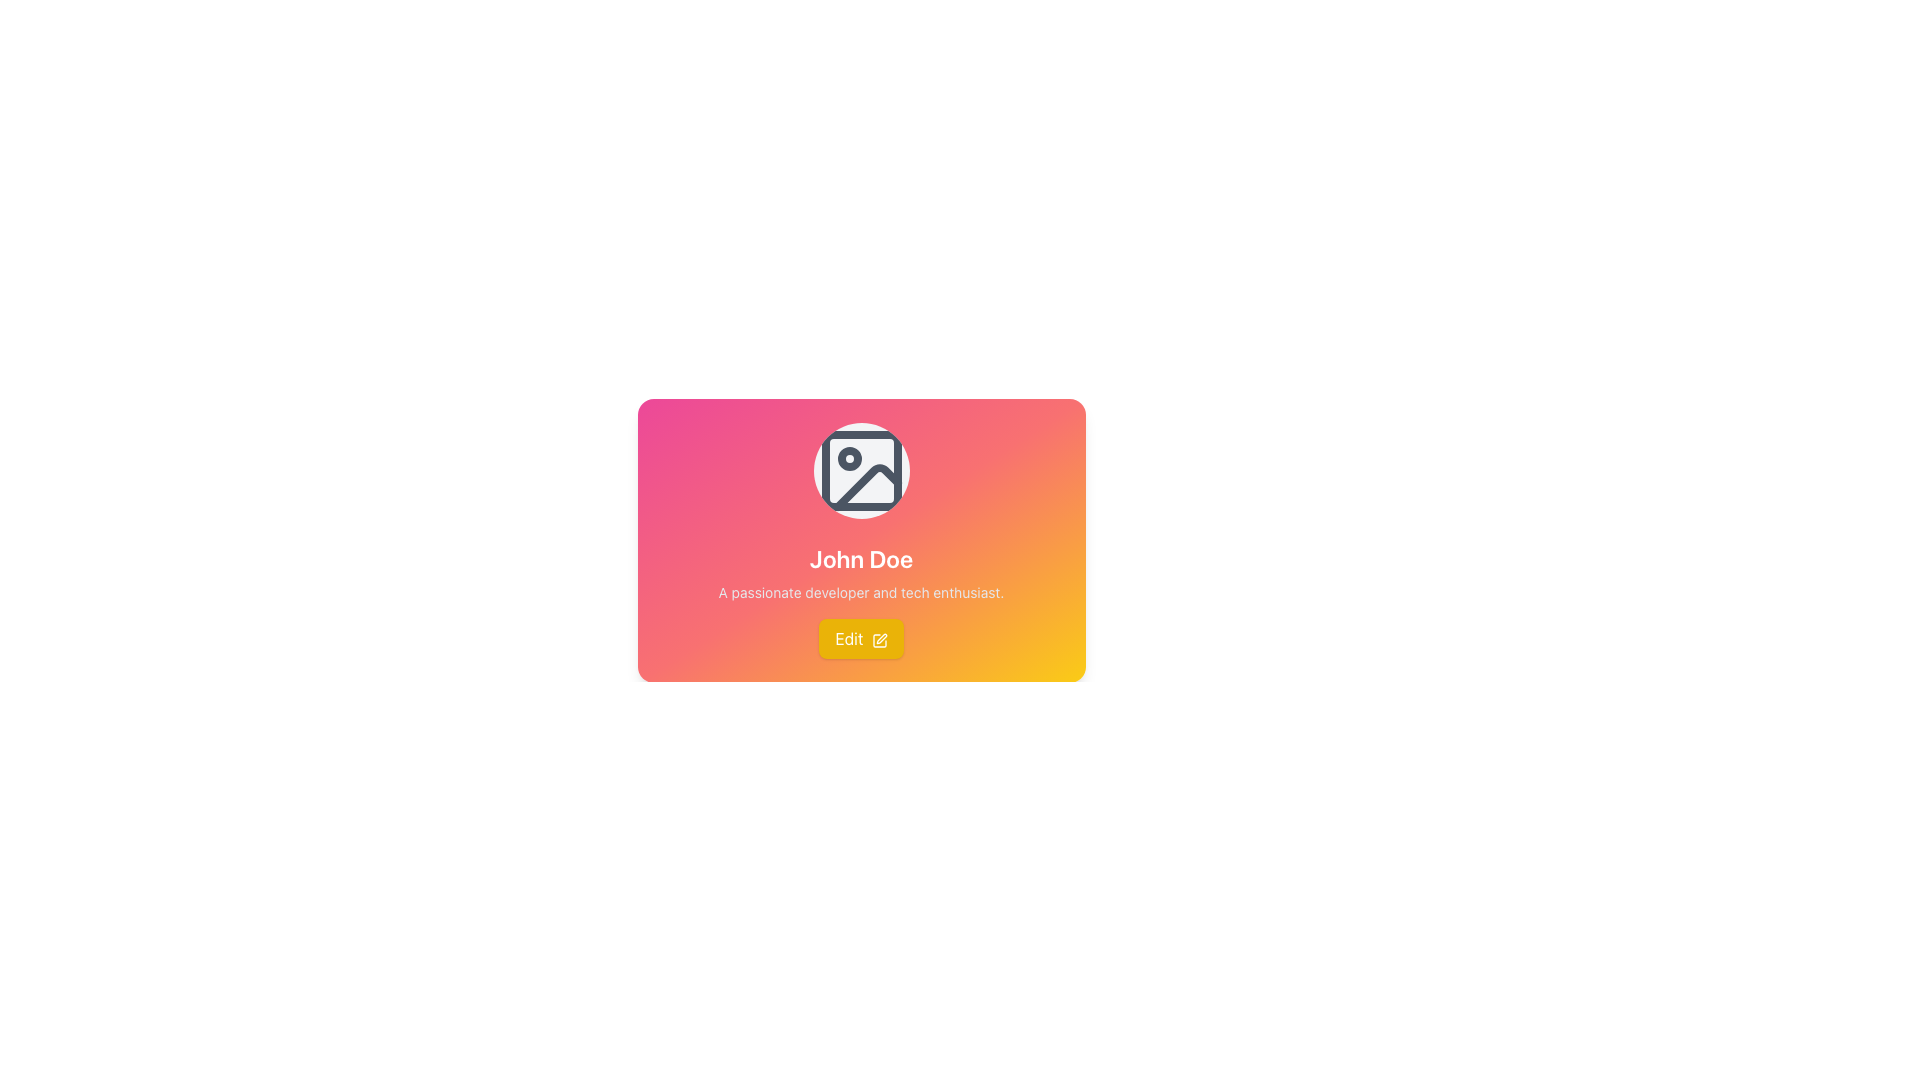  What do you see at coordinates (861, 559) in the screenshot?
I see `text label that displays 'John Doe' in a large and bold font style, positioned near the upper-middle section of the card interface` at bounding box center [861, 559].